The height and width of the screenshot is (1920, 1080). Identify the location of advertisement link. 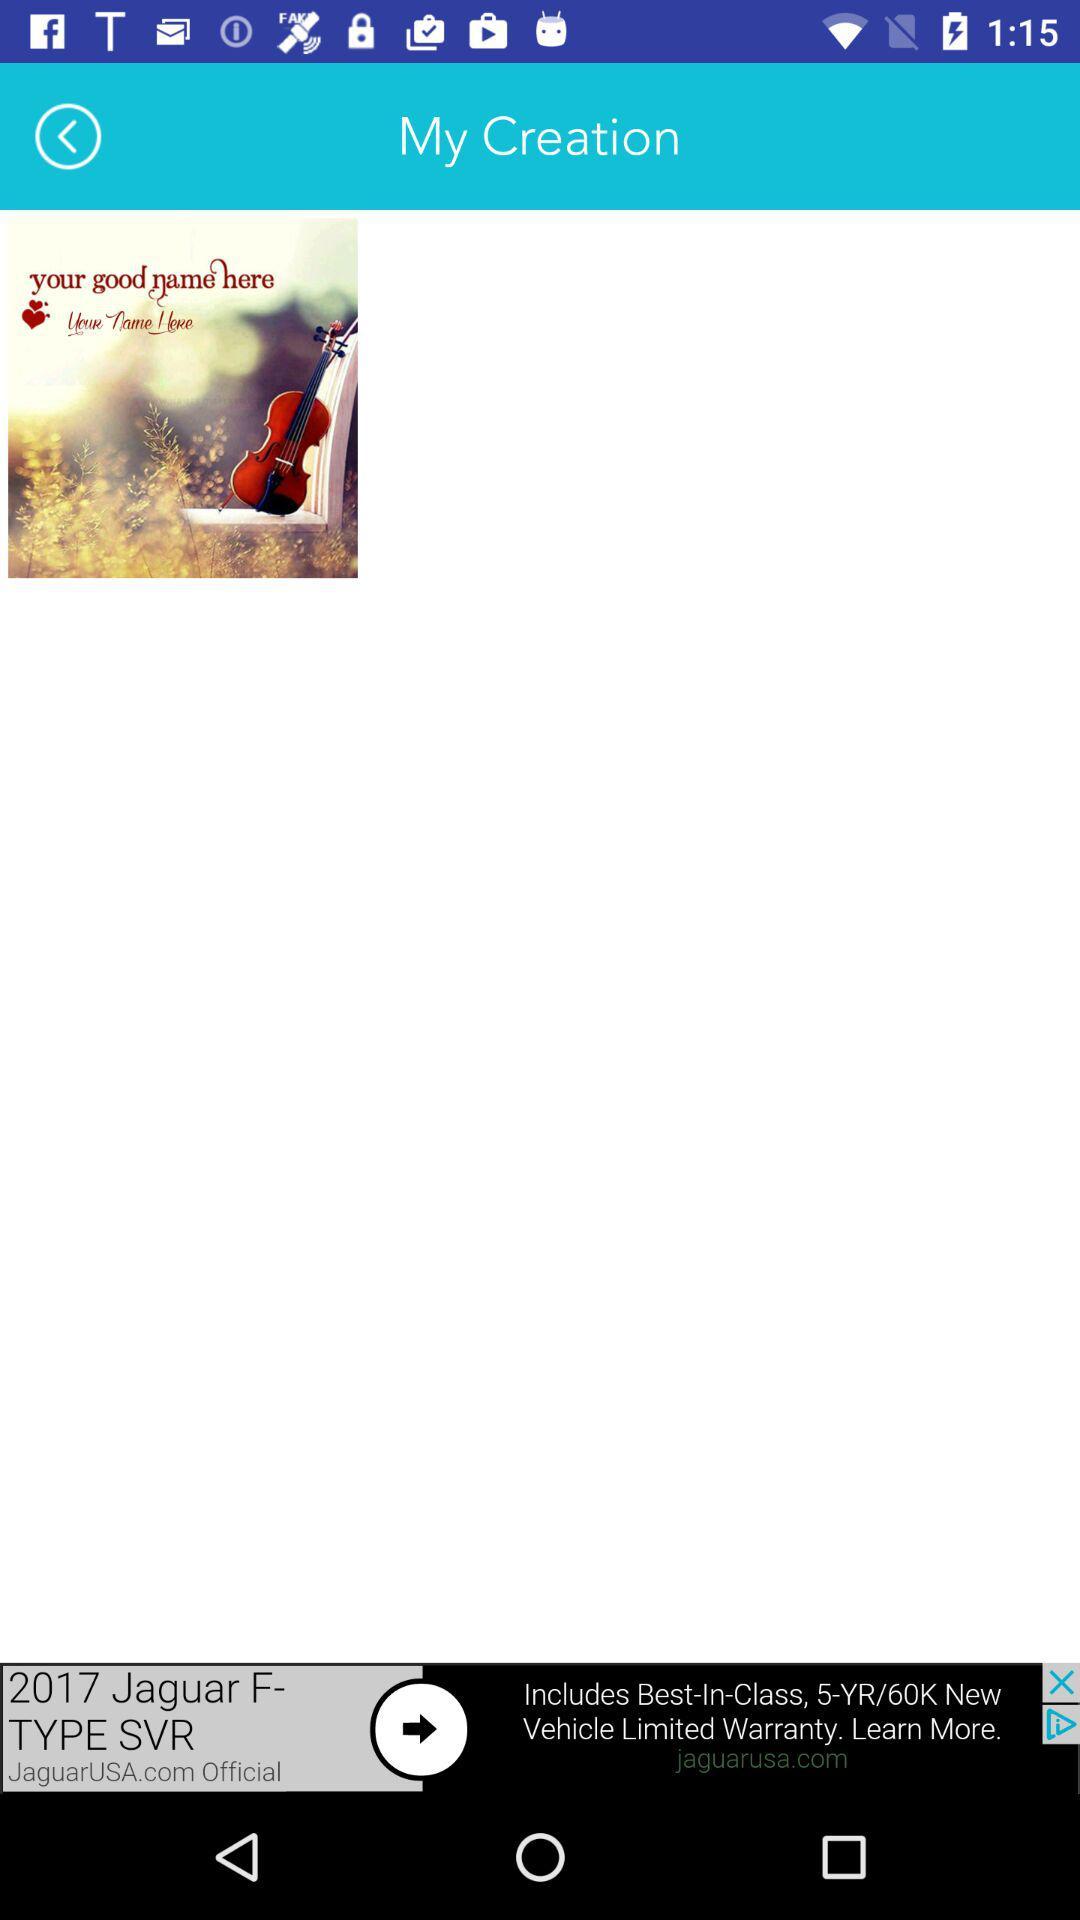
(540, 1727).